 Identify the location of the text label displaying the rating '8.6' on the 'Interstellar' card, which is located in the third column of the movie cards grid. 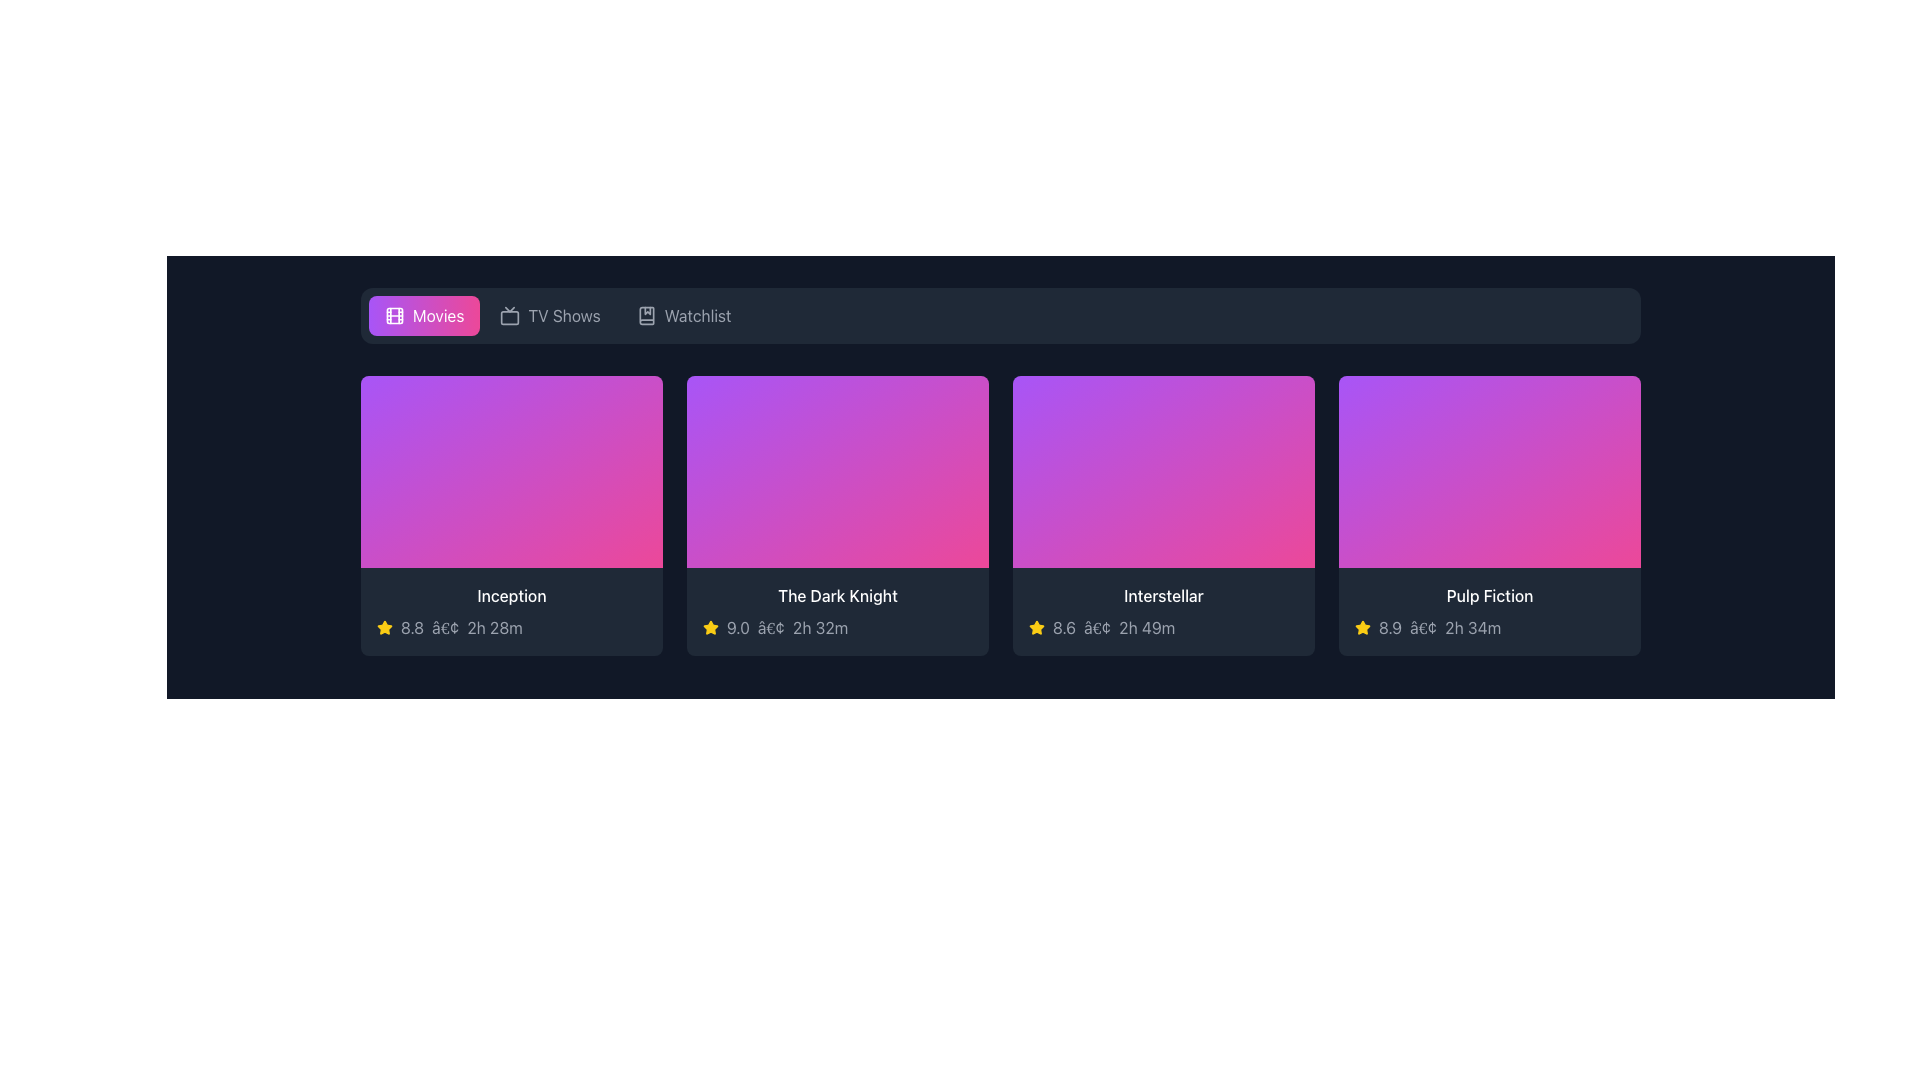
(1063, 627).